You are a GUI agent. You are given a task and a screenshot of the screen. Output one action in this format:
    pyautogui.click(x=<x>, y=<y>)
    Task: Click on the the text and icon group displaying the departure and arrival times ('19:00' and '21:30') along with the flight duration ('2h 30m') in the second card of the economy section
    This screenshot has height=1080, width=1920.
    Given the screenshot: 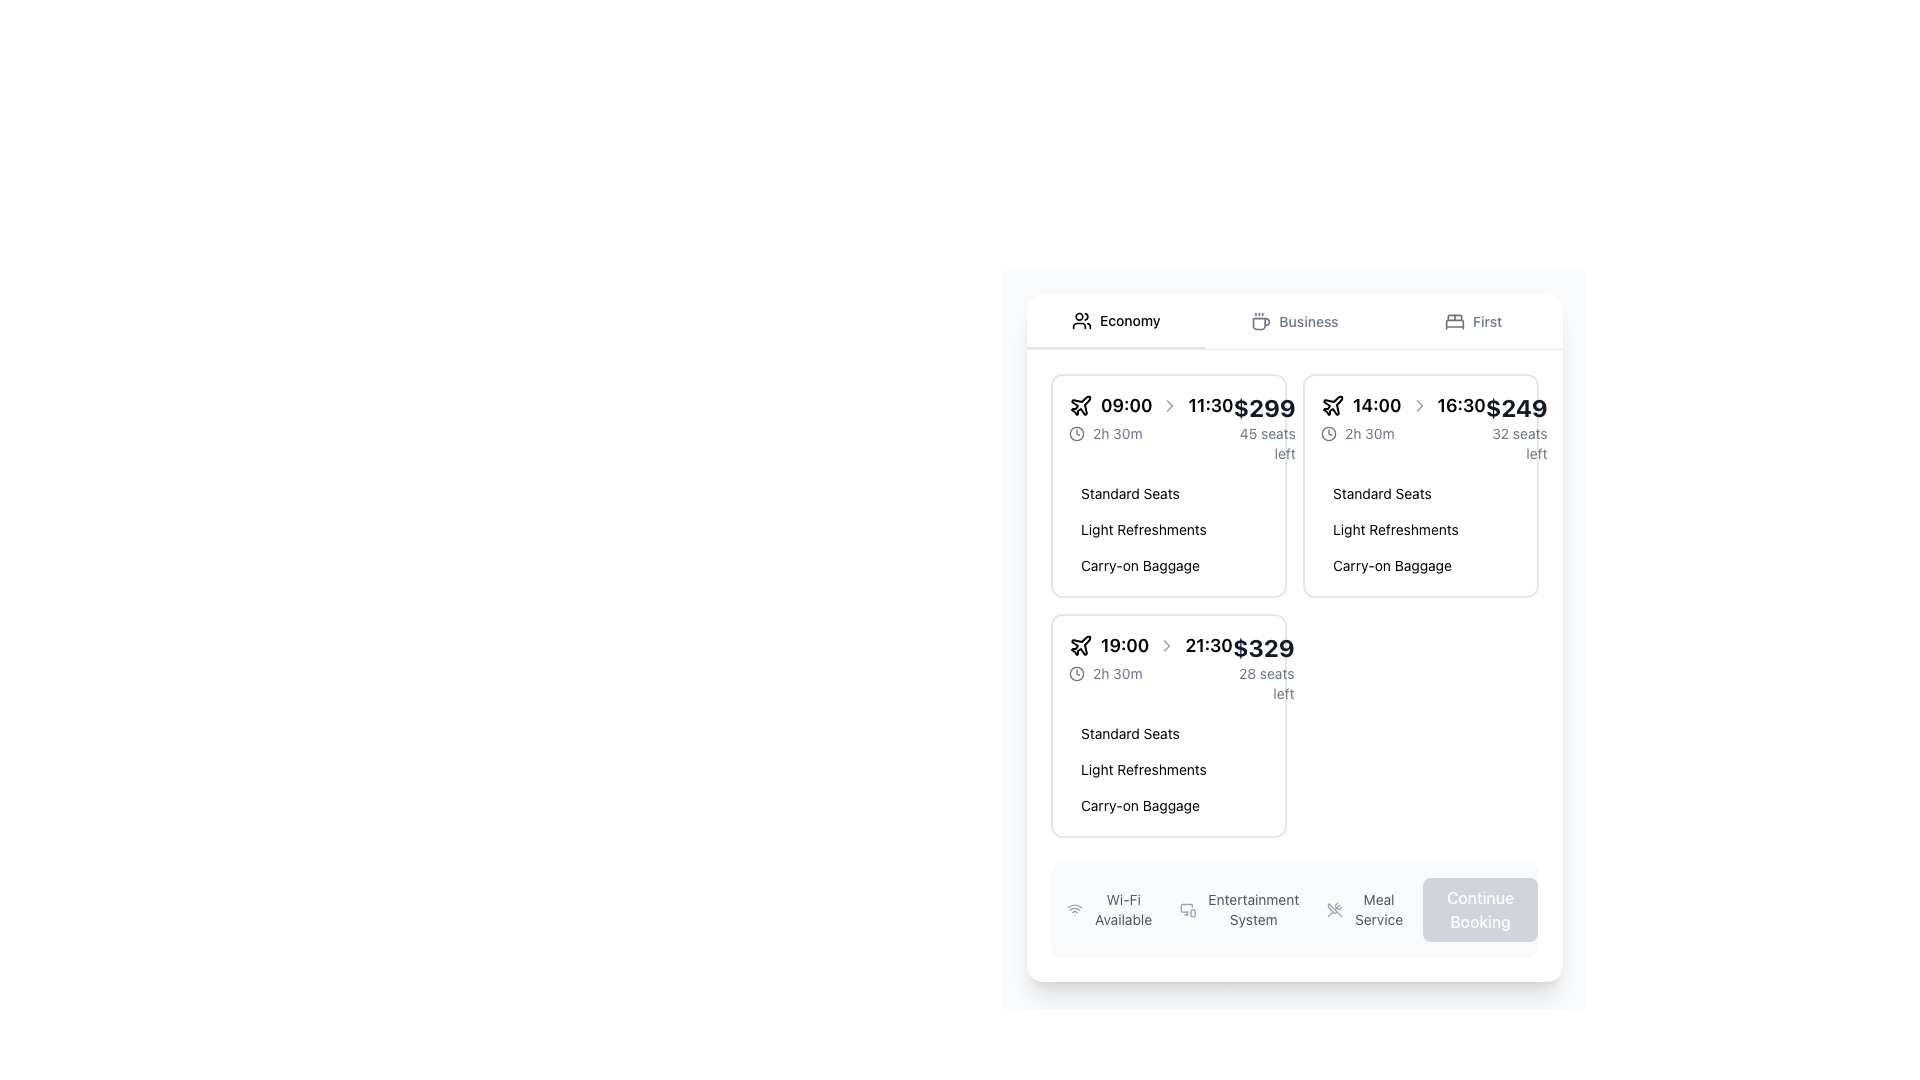 What is the action you would take?
    pyautogui.click(x=1150, y=658)
    